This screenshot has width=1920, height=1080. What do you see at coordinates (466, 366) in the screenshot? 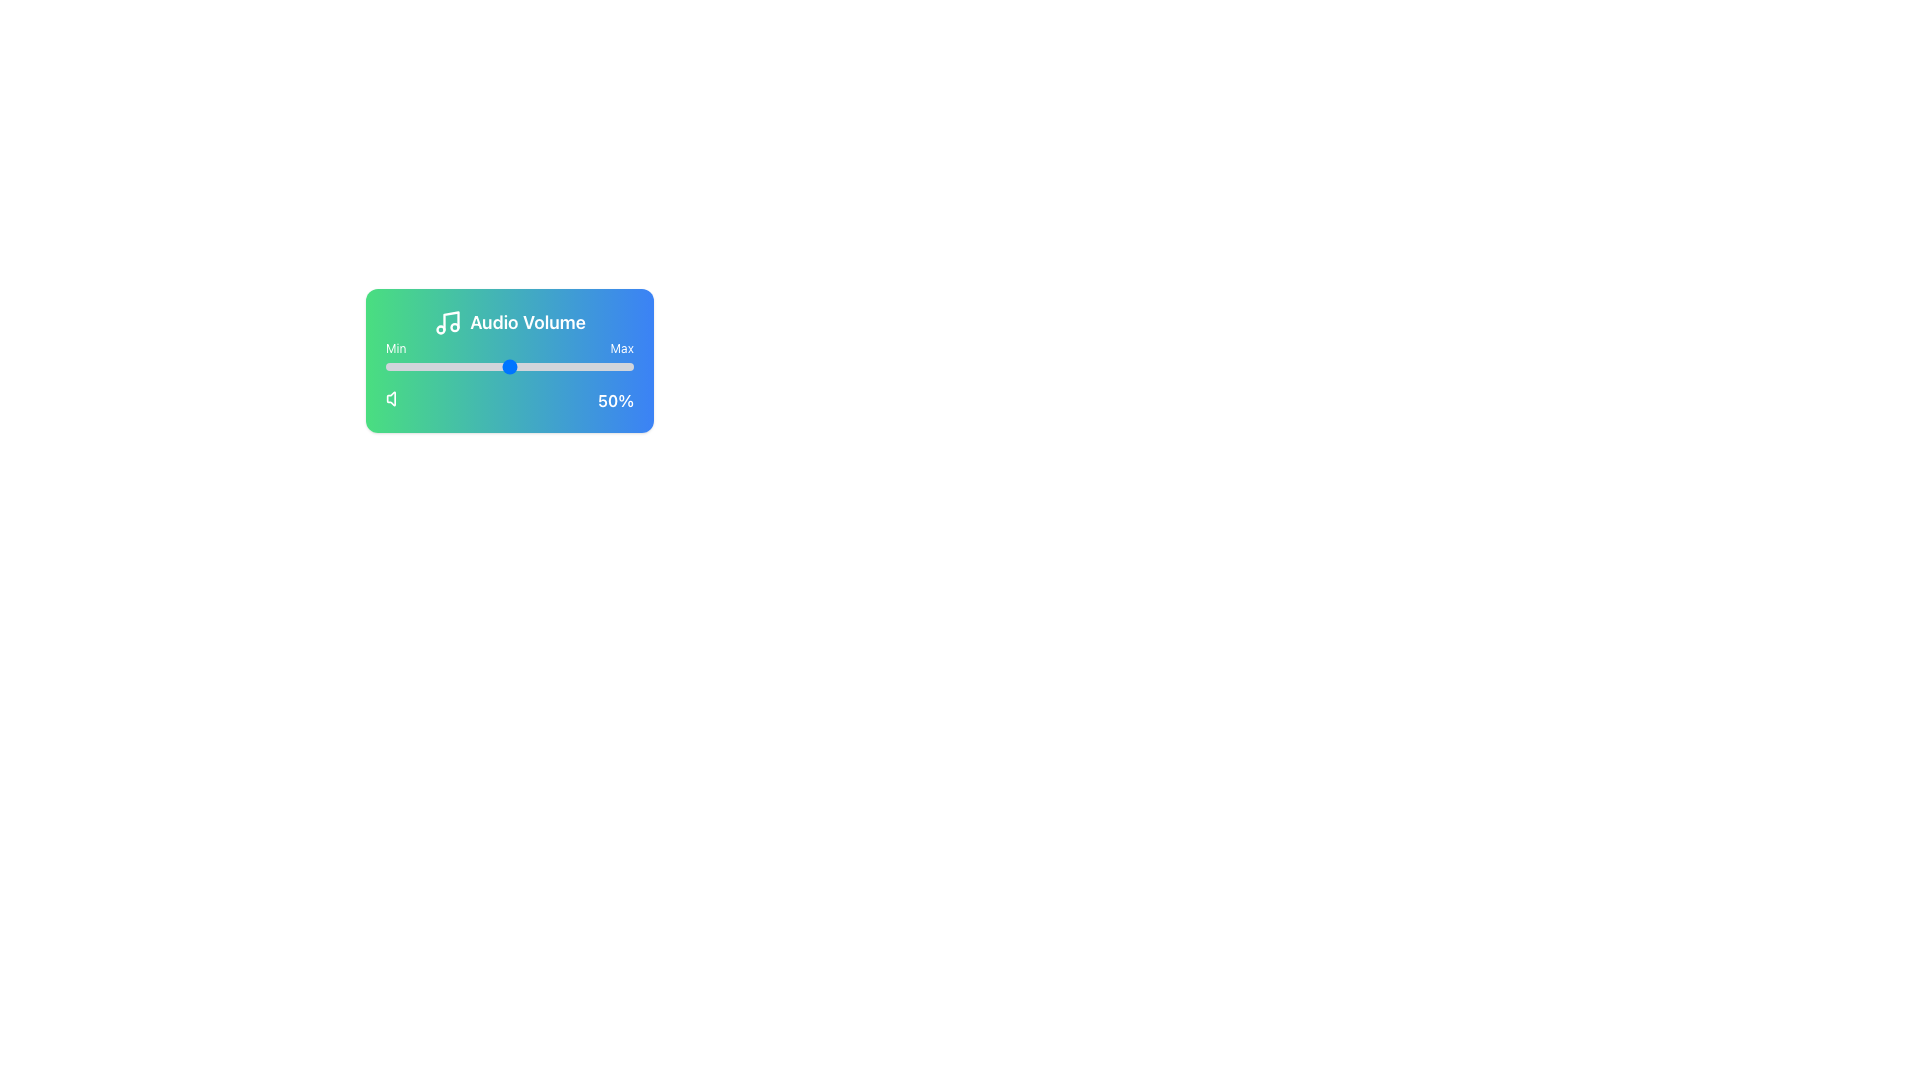
I see `the slider` at bounding box center [466, 366].